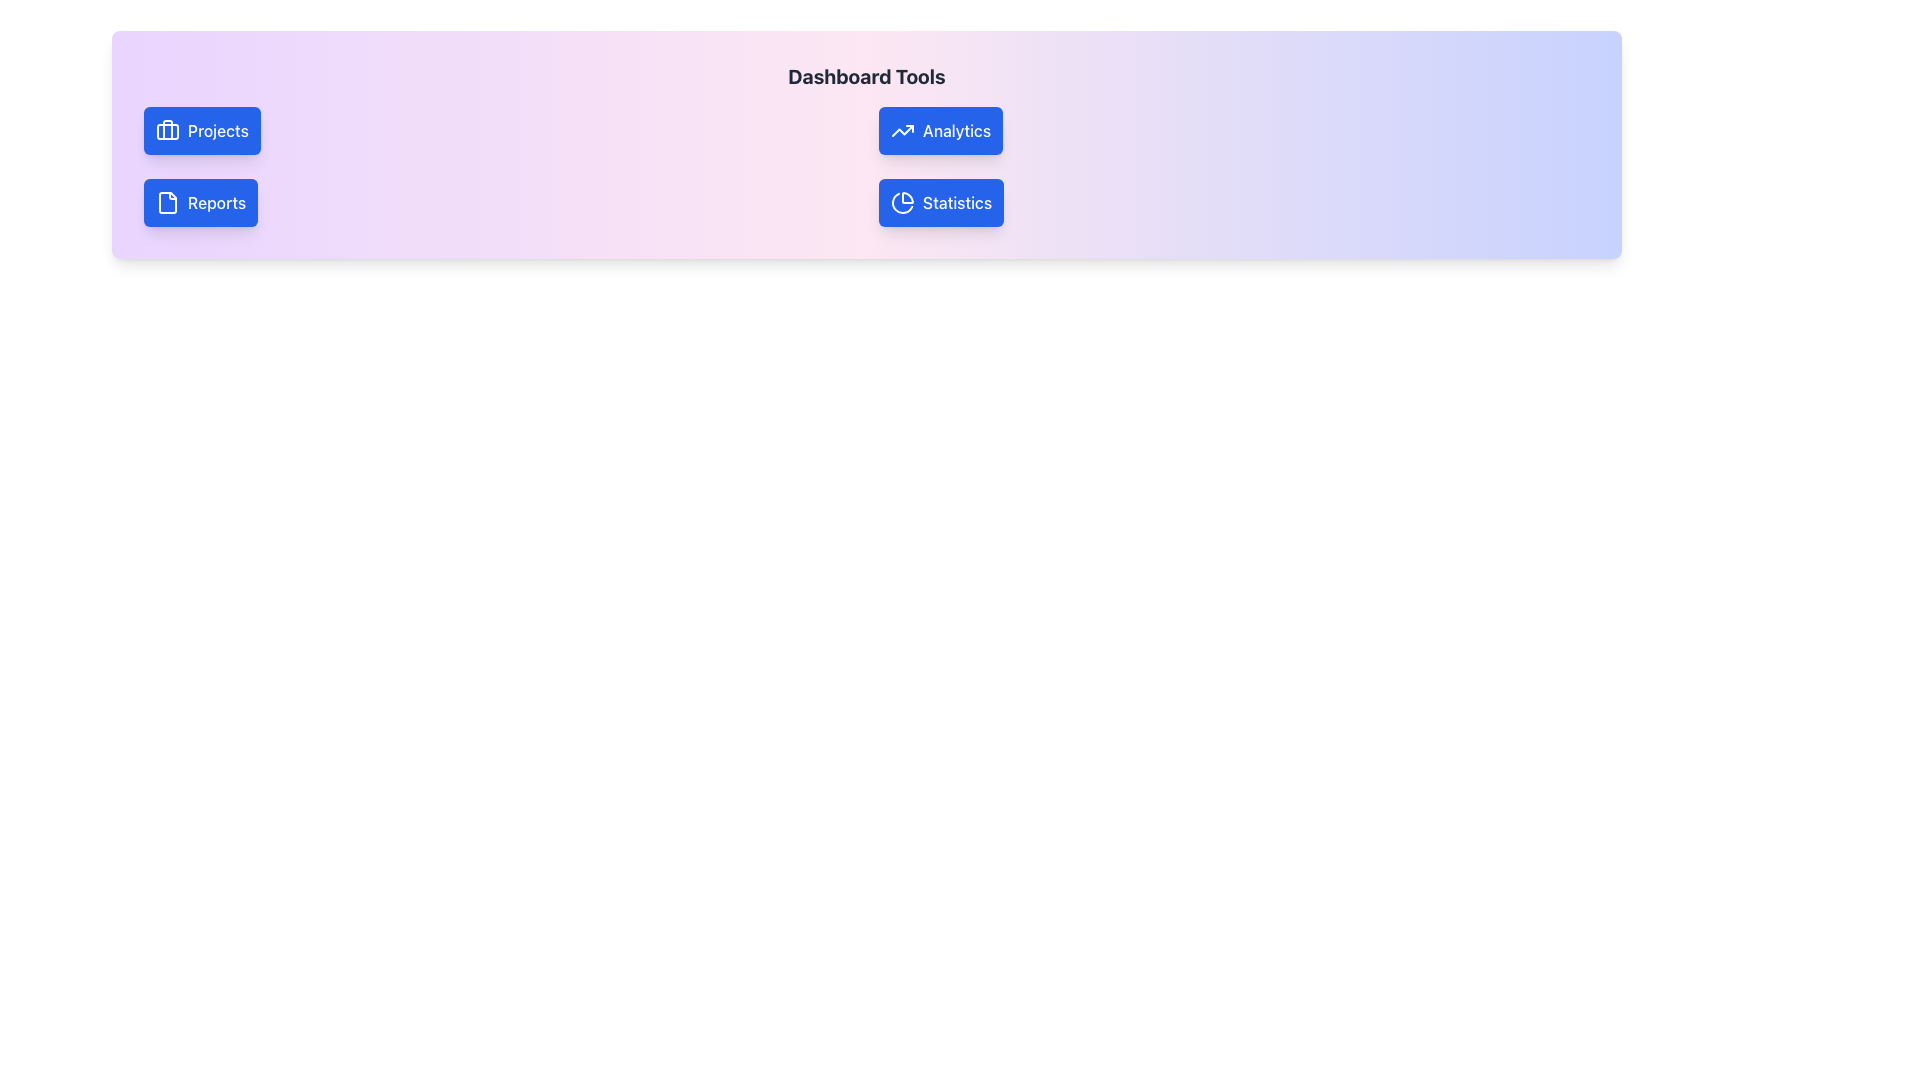 This screenshot has height=1080, width=1920. What do you see at coordinates (955, 131) in the screenshot?
I see `the button labeled 'Analytics' which is part of the 'Dashboard Tools' interface, located in the upper-right position among similar elements` at bounding box center [955, 131].